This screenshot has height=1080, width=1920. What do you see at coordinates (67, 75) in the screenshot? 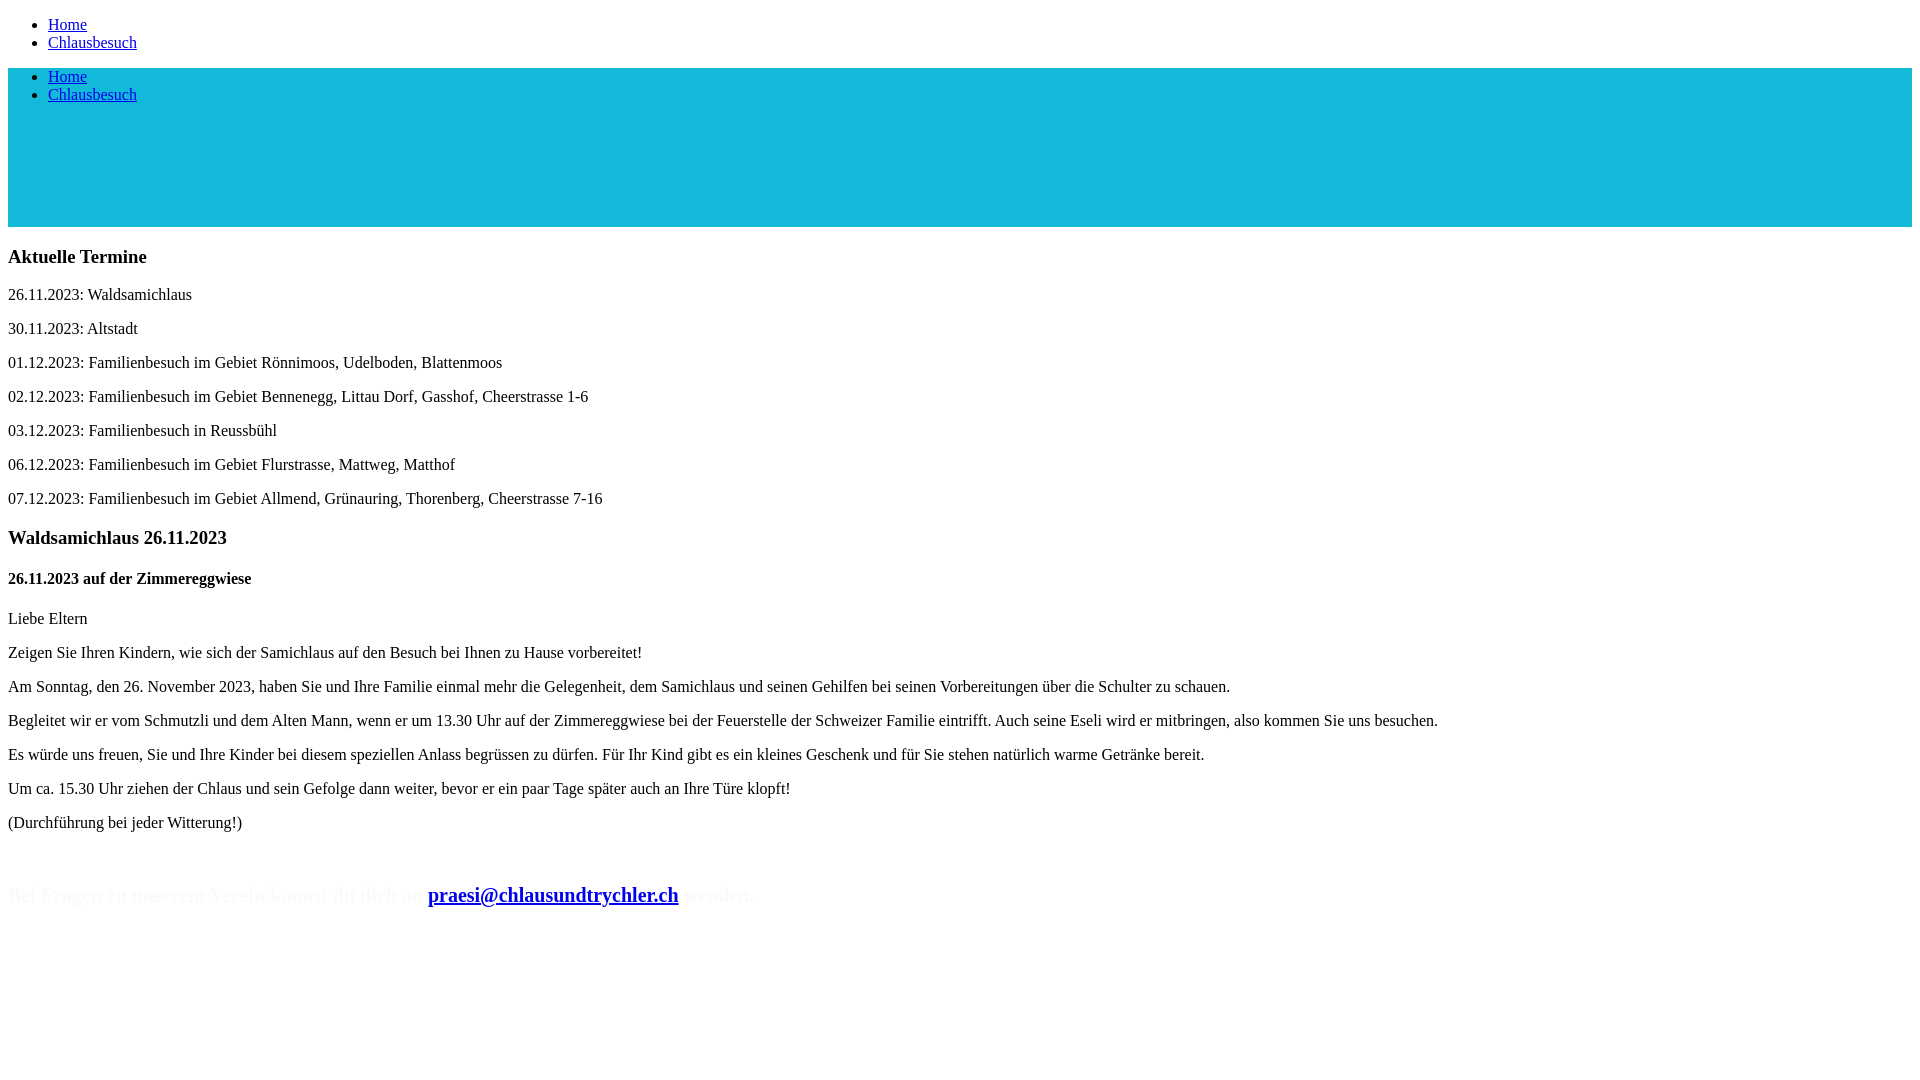
I see `'Home'` at bounding box center [67, 75].